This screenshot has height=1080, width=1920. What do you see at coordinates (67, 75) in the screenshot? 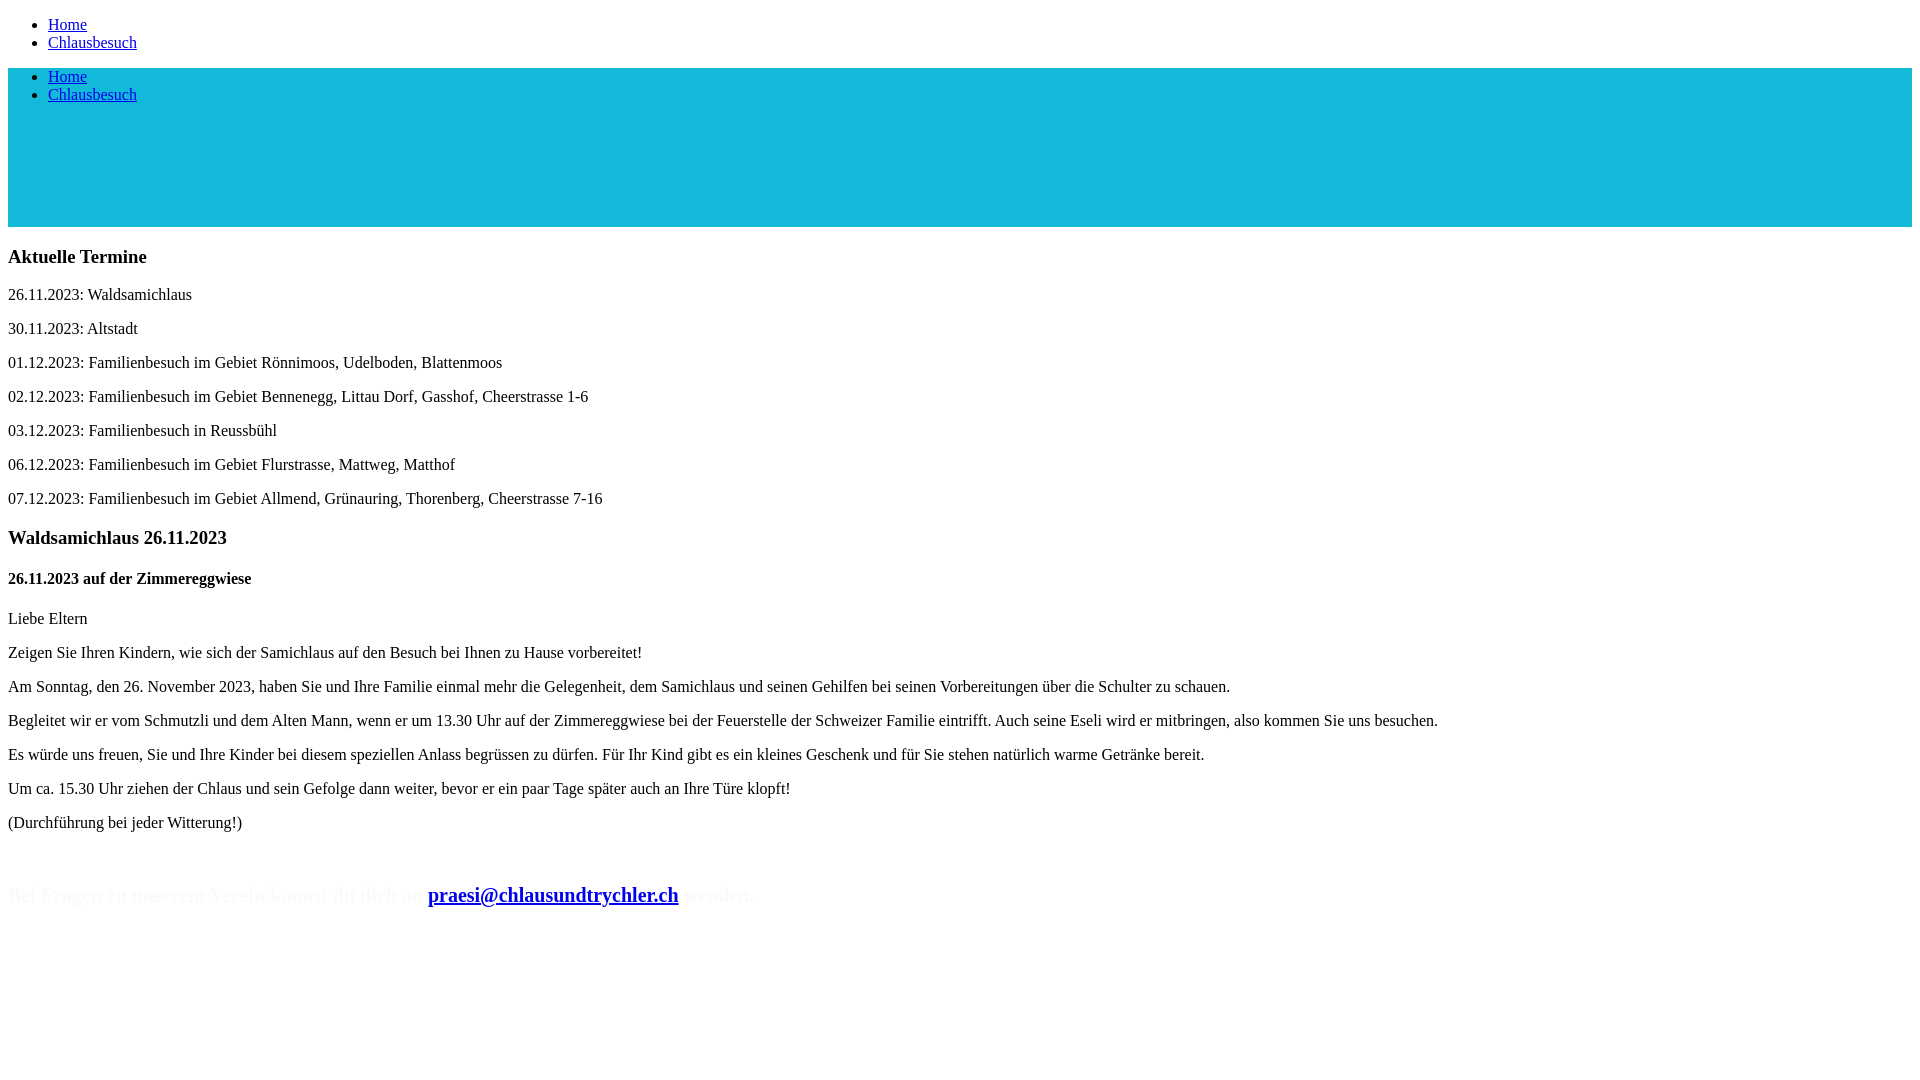
I see `'Home'` at bounding box center [67, 75].